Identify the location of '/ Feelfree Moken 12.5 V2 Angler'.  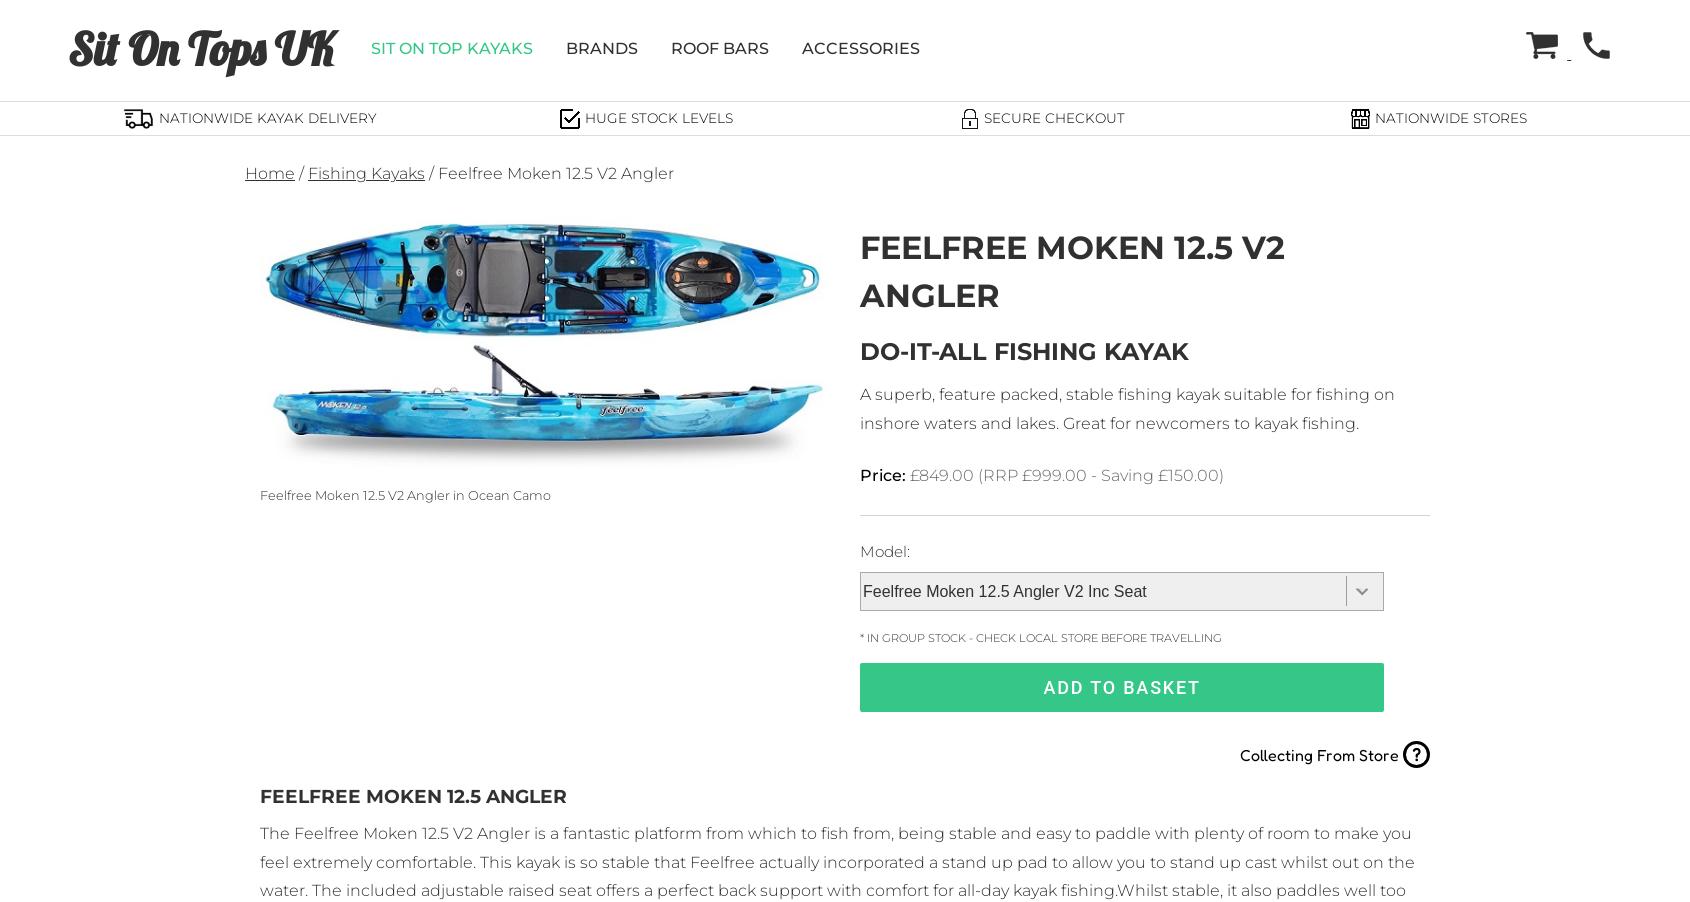
(548, 172).